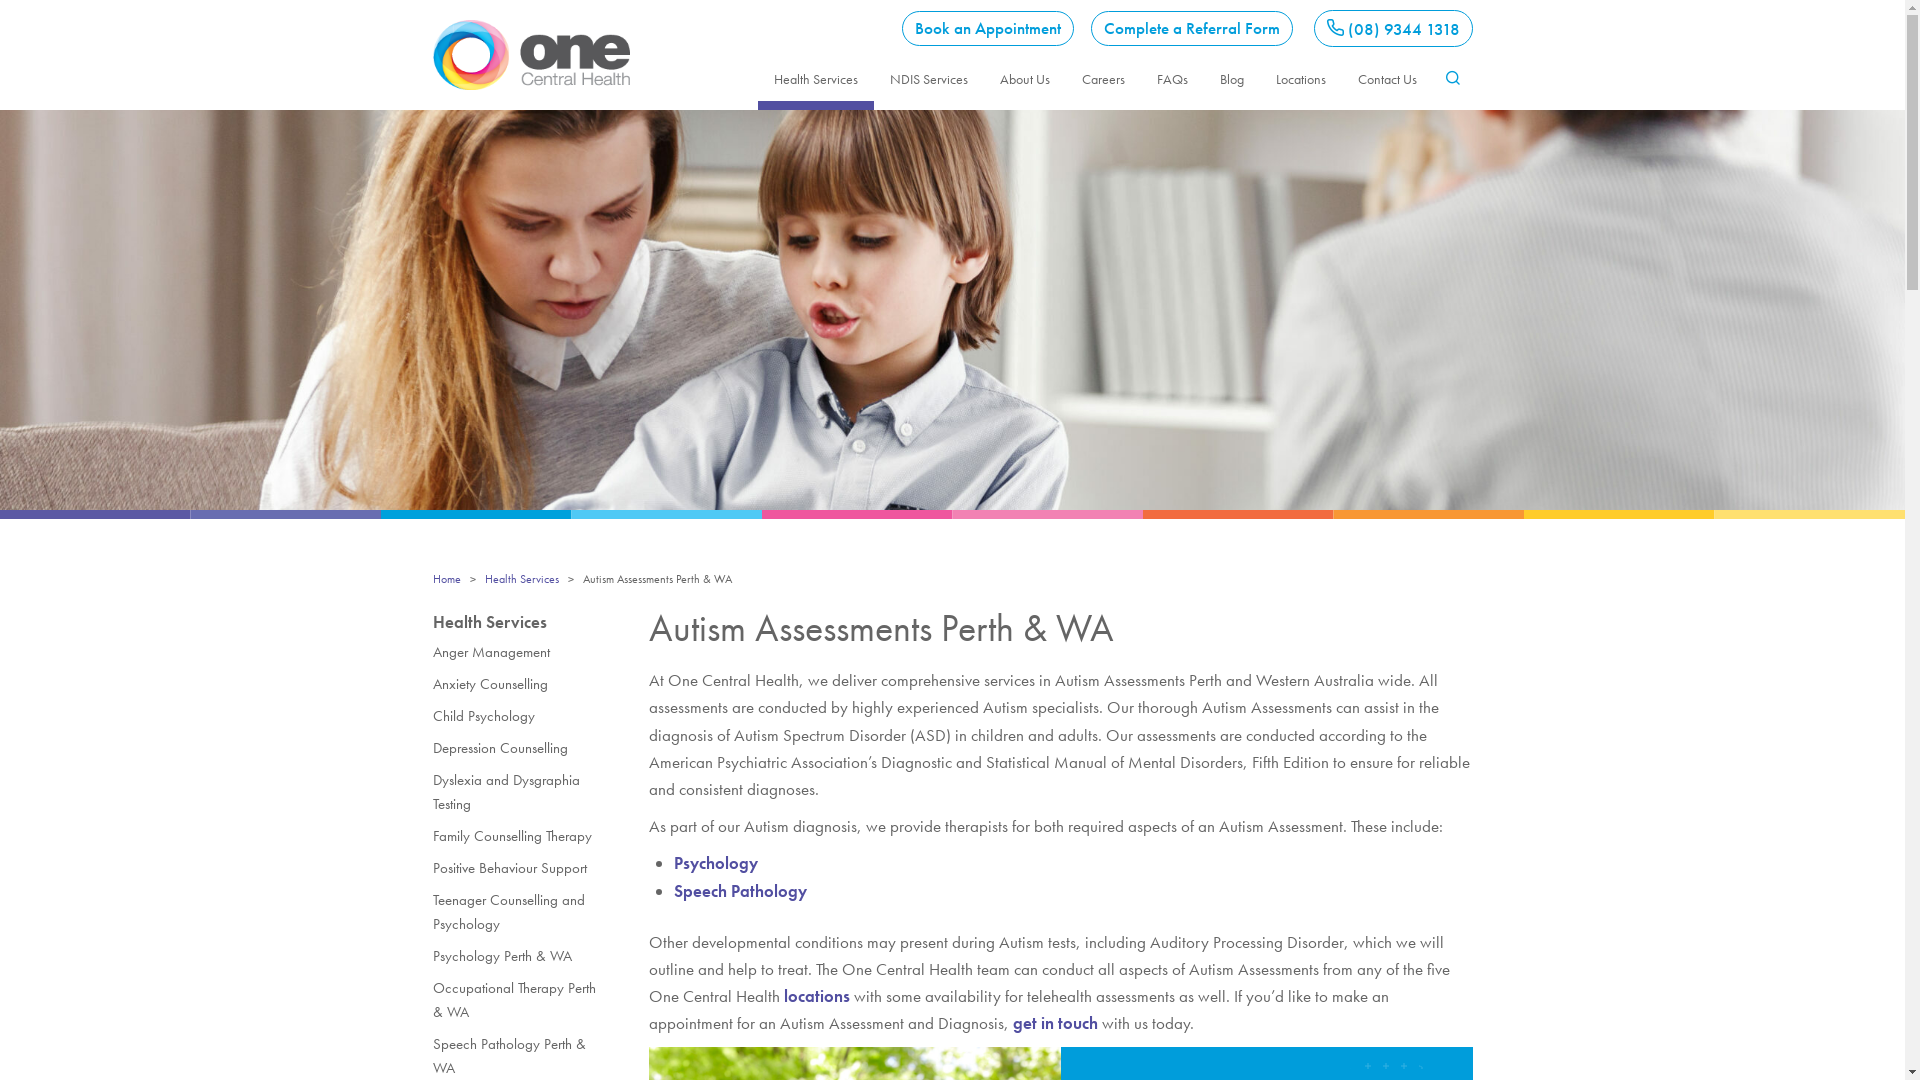 The width and height of the screenshot is (1920, 1080). What do you see at coordinates (1102, 77) in the screenshot?
I see `'Careers'` at bounding box center [1102, 77].